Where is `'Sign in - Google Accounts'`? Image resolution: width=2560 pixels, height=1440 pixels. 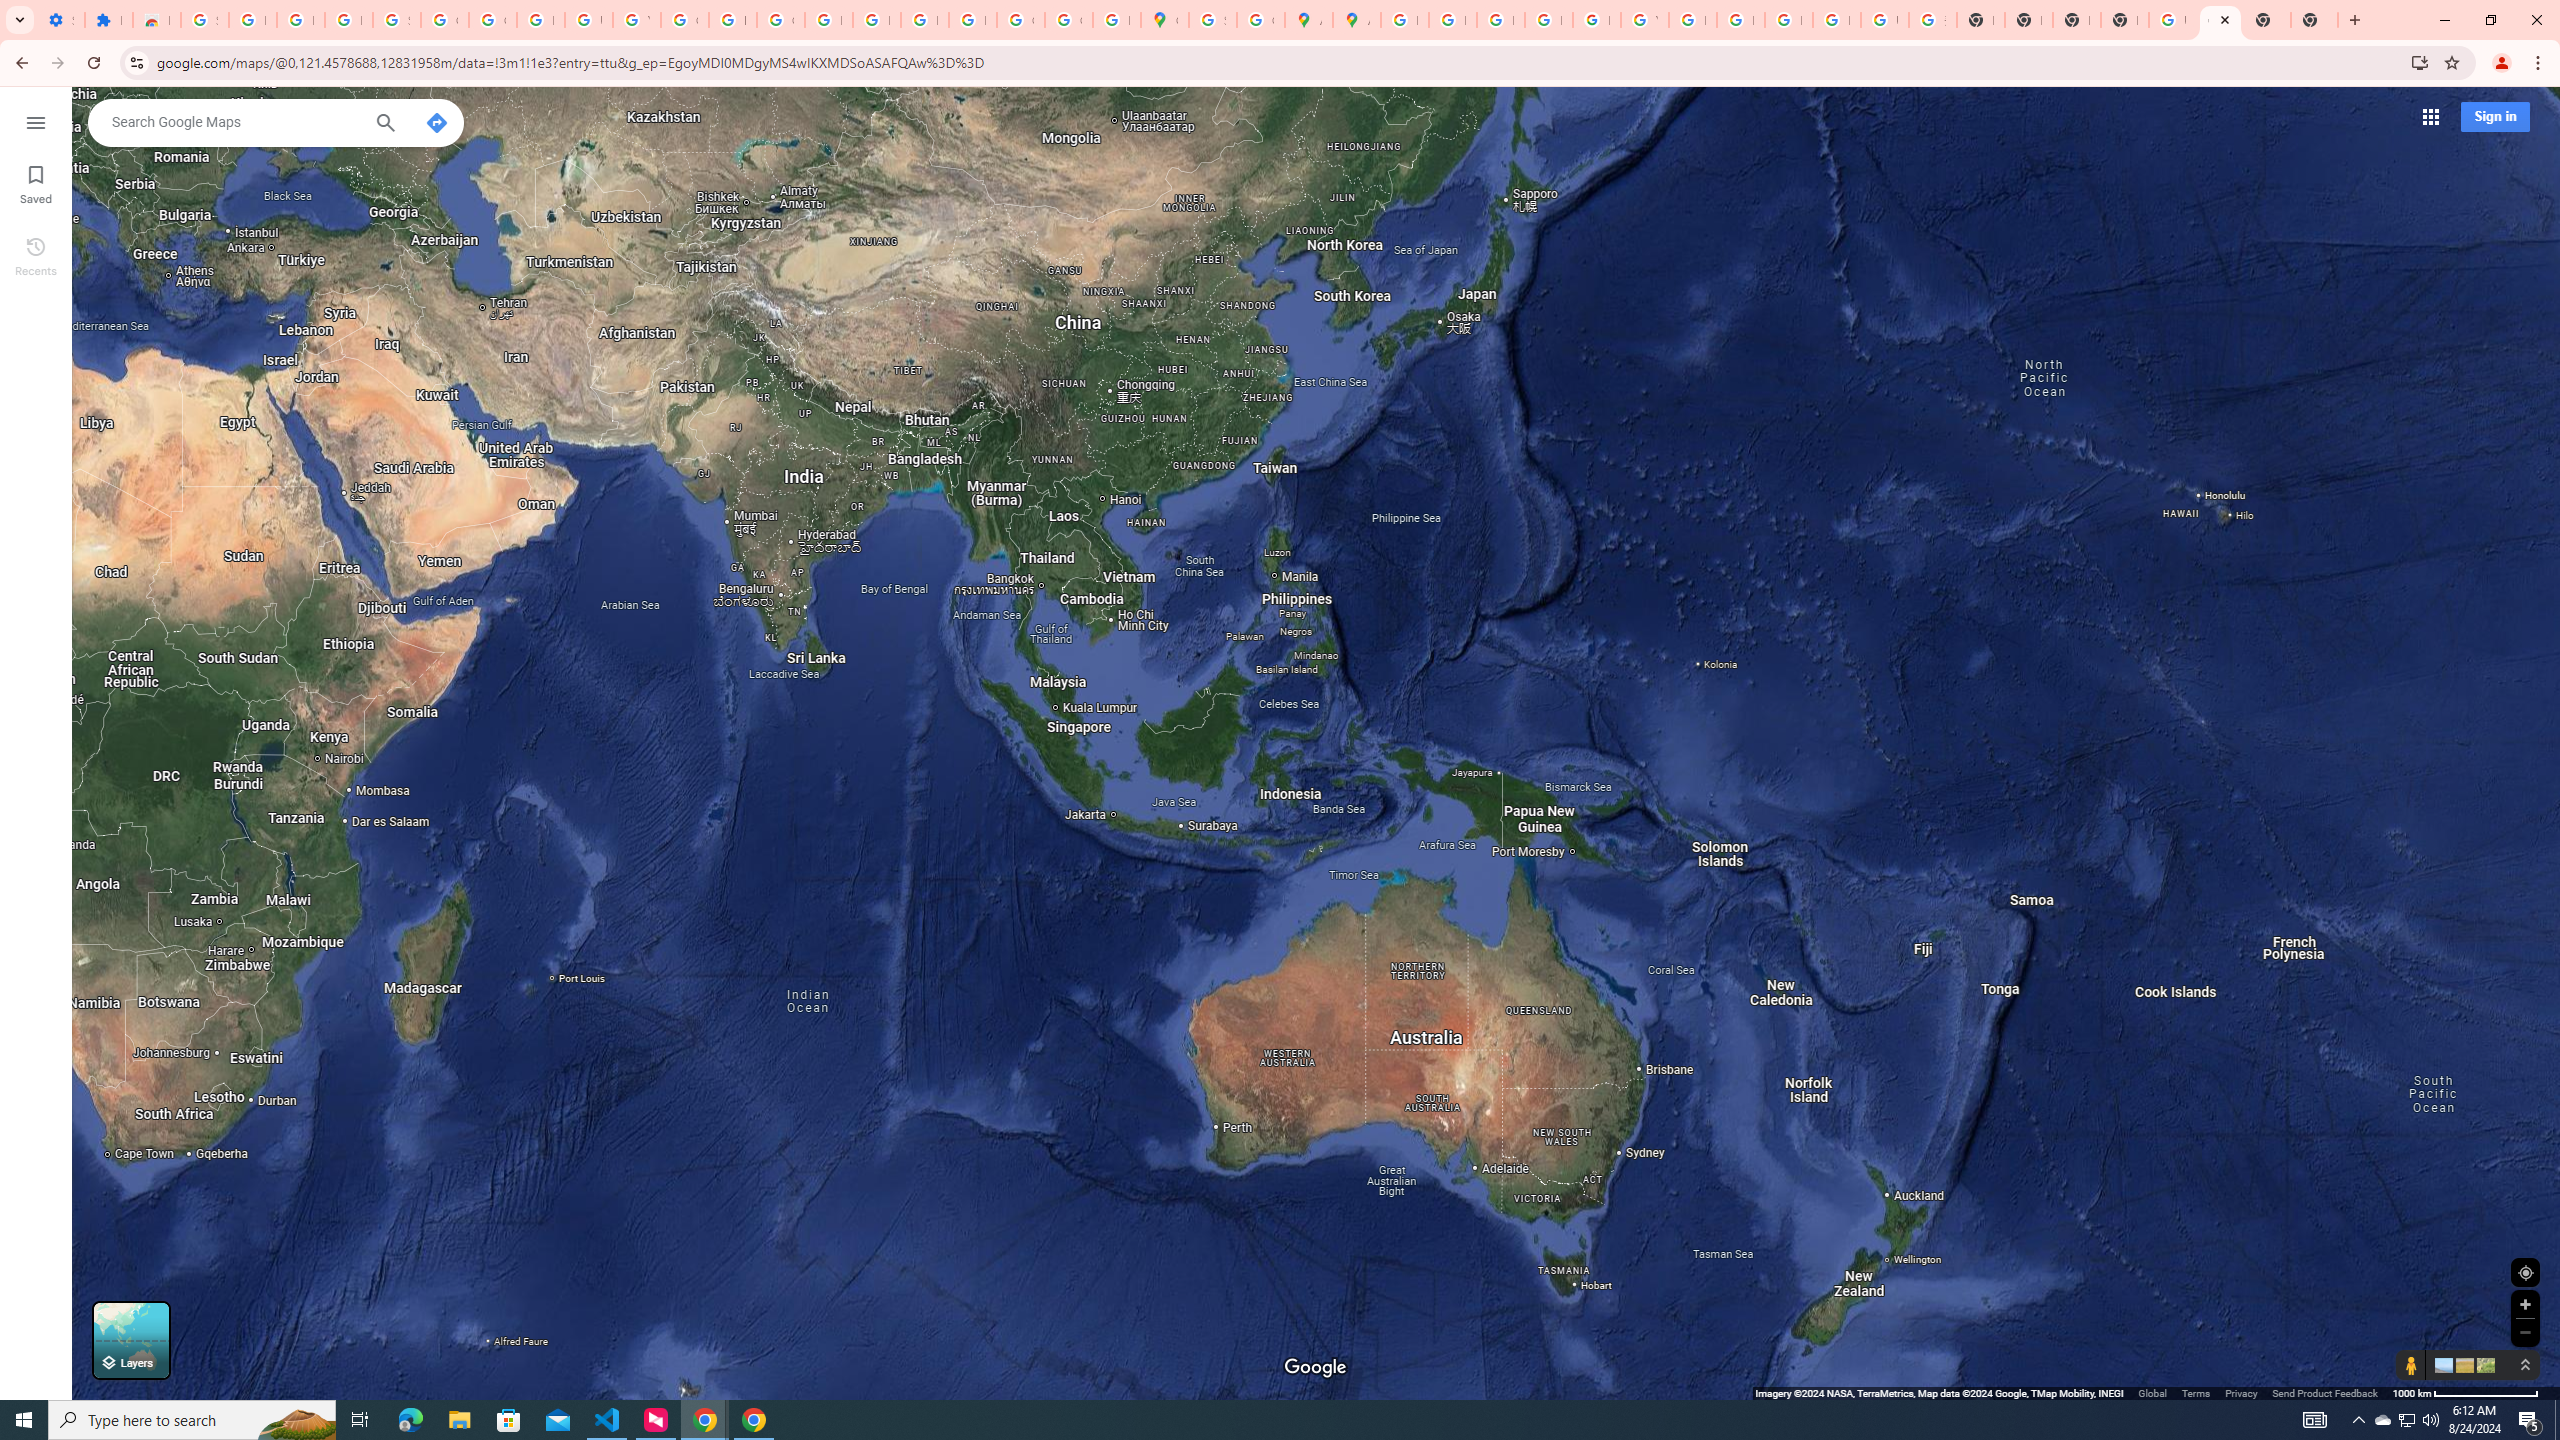 'Sign in - Google Accounts' is located at coordinates (203, 19).